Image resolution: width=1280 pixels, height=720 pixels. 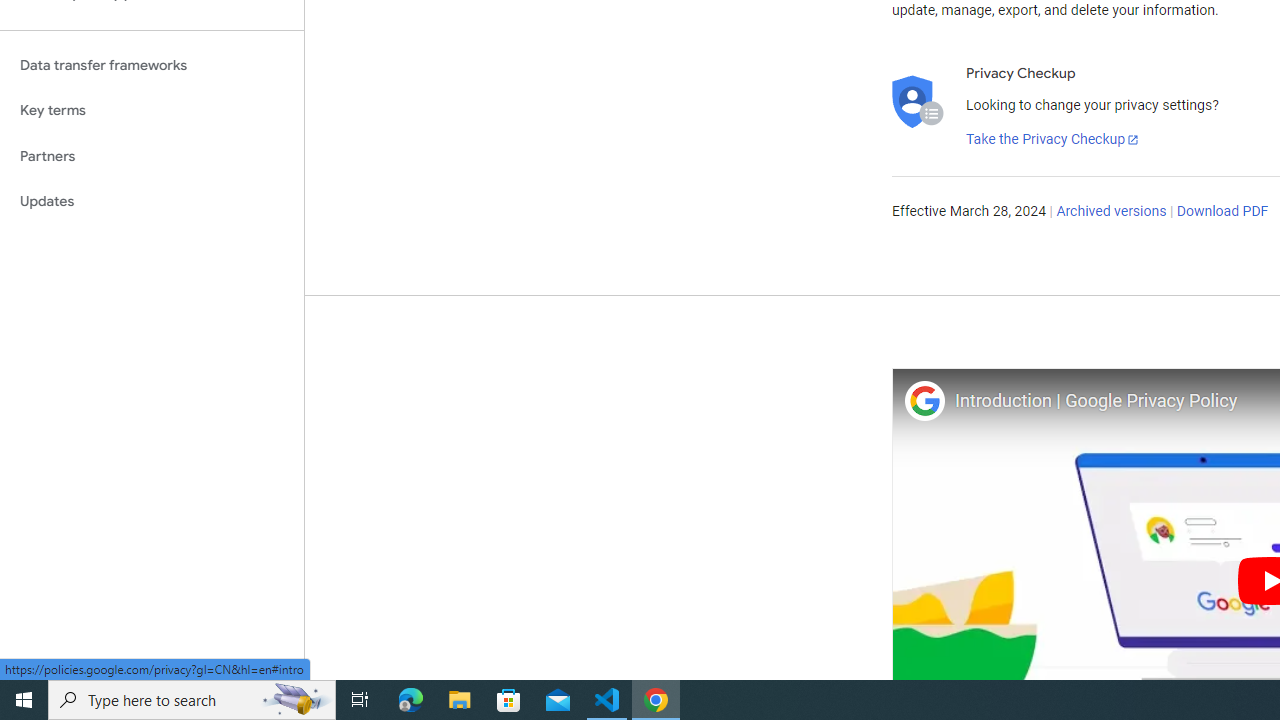 What do you see at coordinates (923, 400) in the screenshot?
I see `'Photo image of Google'` at bounding box center [923, 400].